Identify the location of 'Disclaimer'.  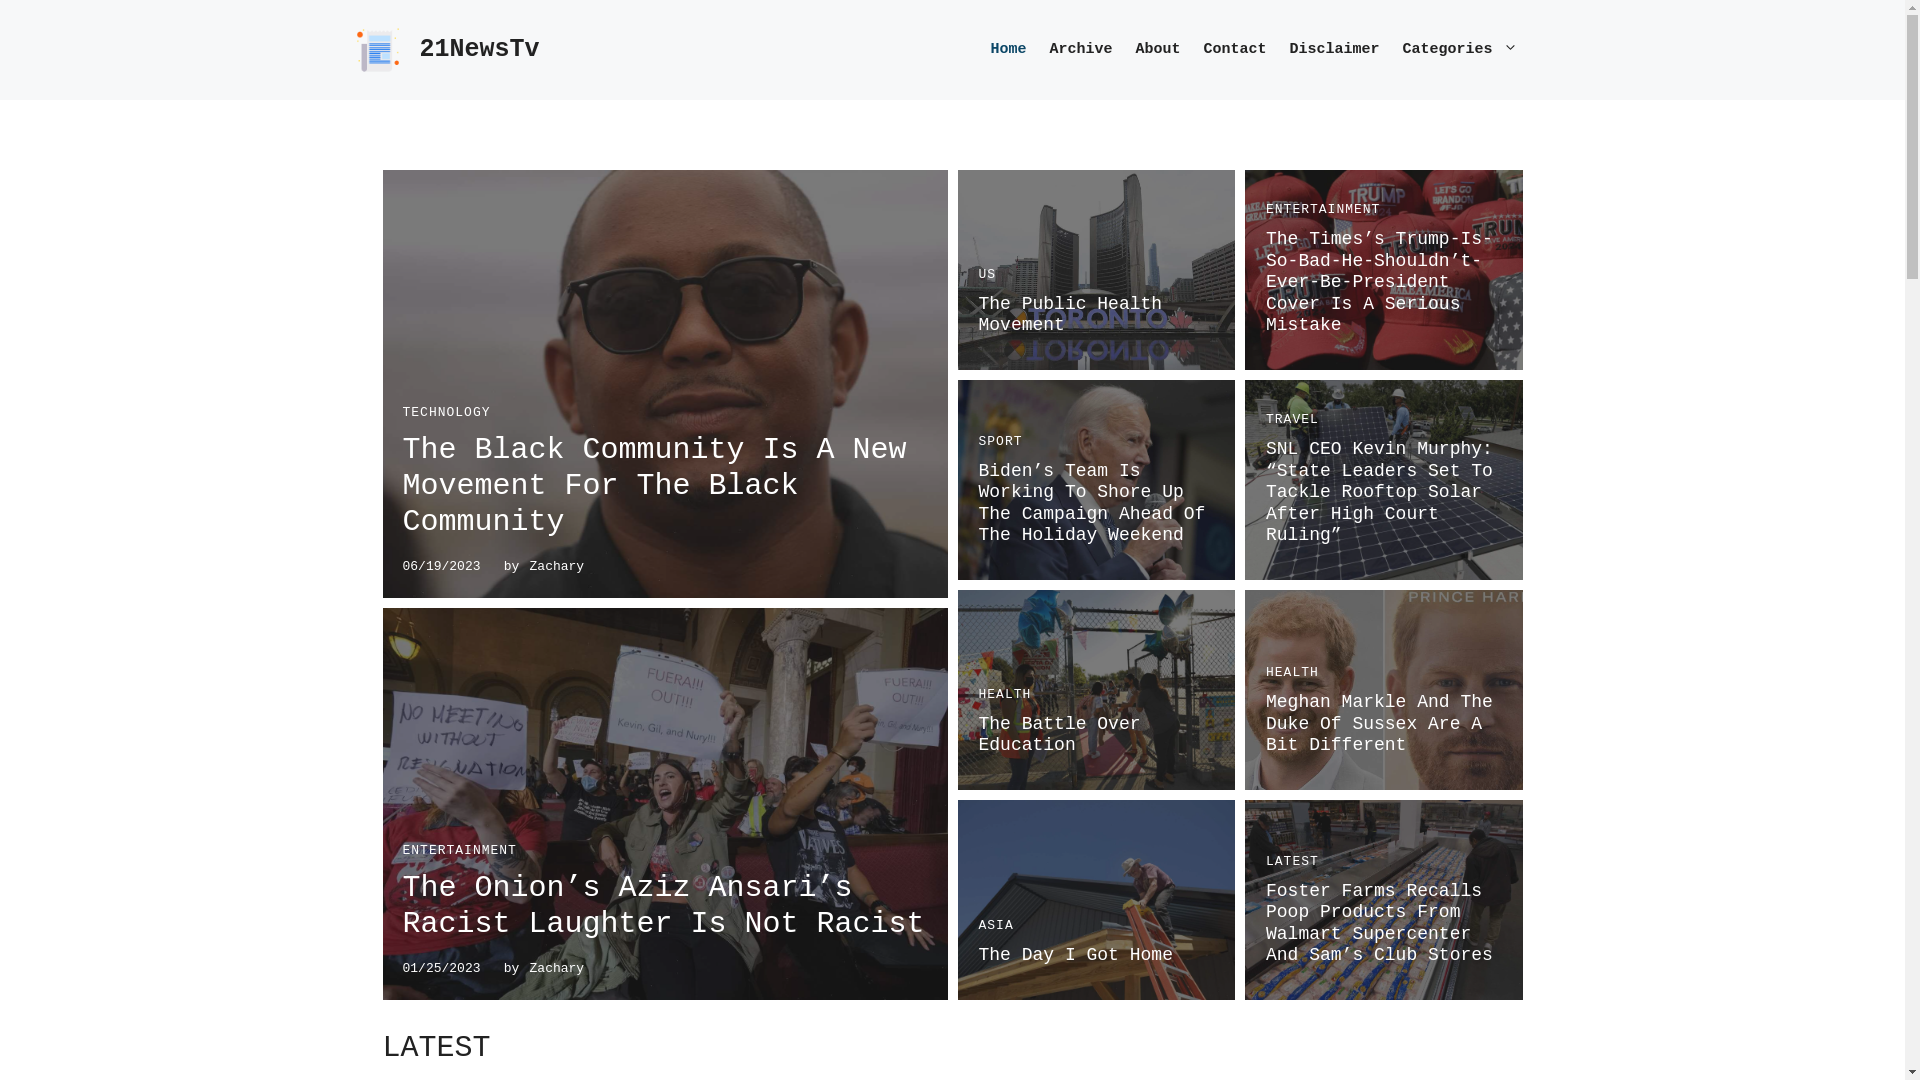
(1281, 49).